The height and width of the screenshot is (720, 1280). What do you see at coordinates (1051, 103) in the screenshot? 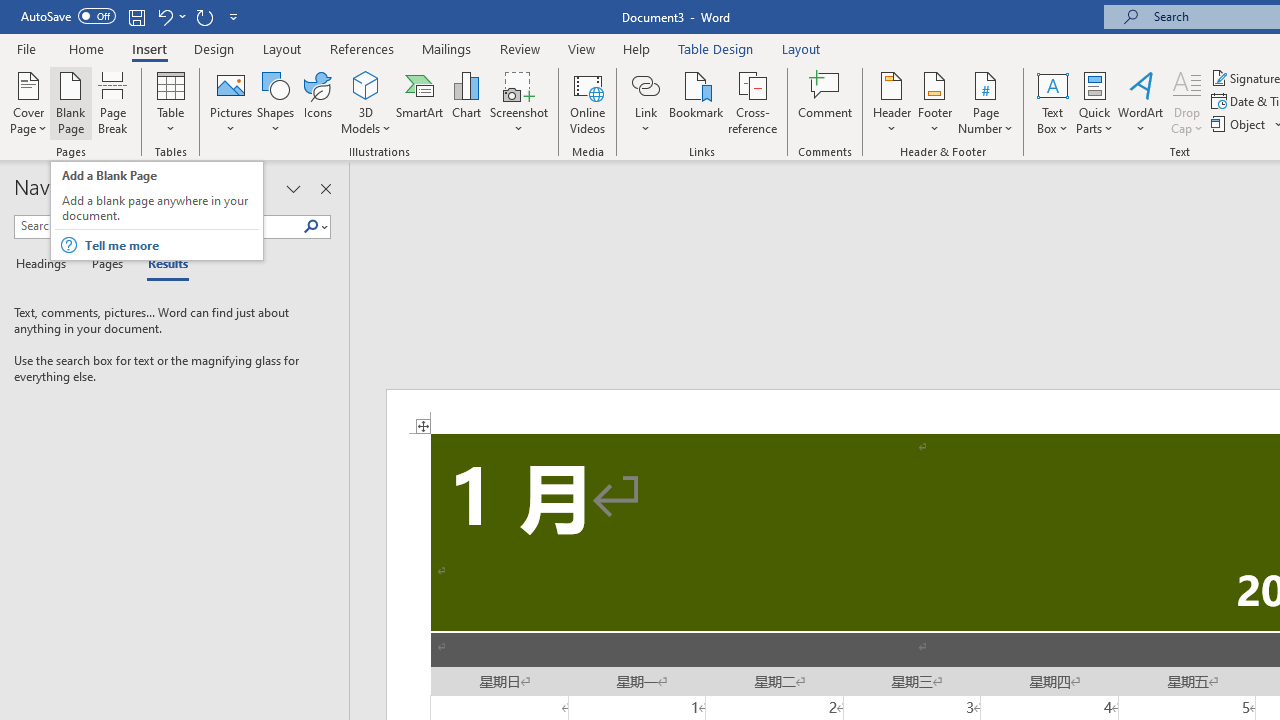
I see `'Text Box'` at bounding box center [1051, 103].